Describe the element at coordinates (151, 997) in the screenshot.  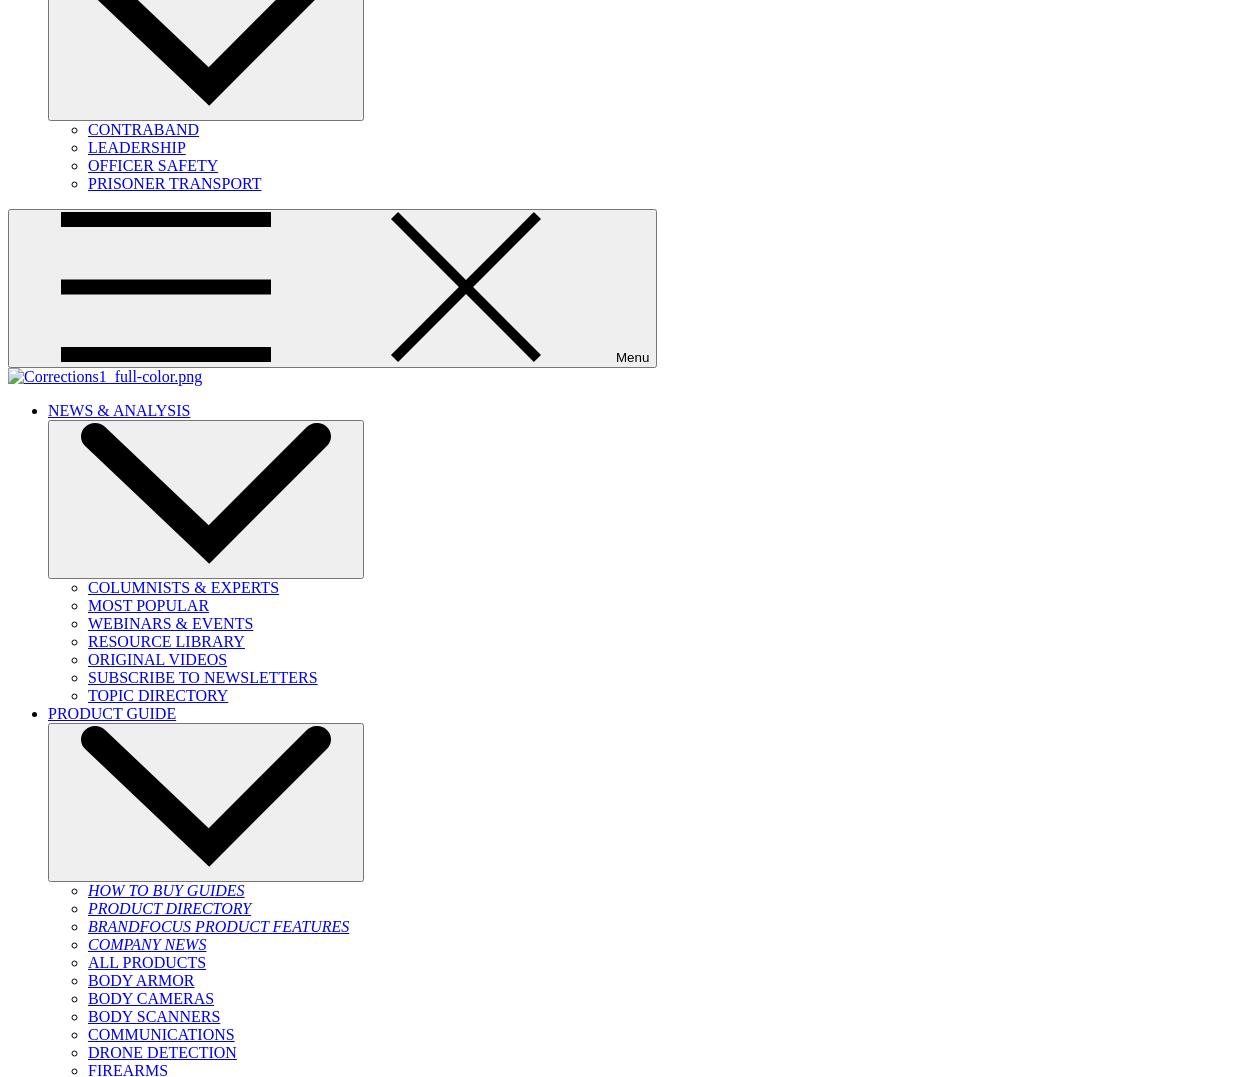
I see `'BODY CAMERAS'` at that location.